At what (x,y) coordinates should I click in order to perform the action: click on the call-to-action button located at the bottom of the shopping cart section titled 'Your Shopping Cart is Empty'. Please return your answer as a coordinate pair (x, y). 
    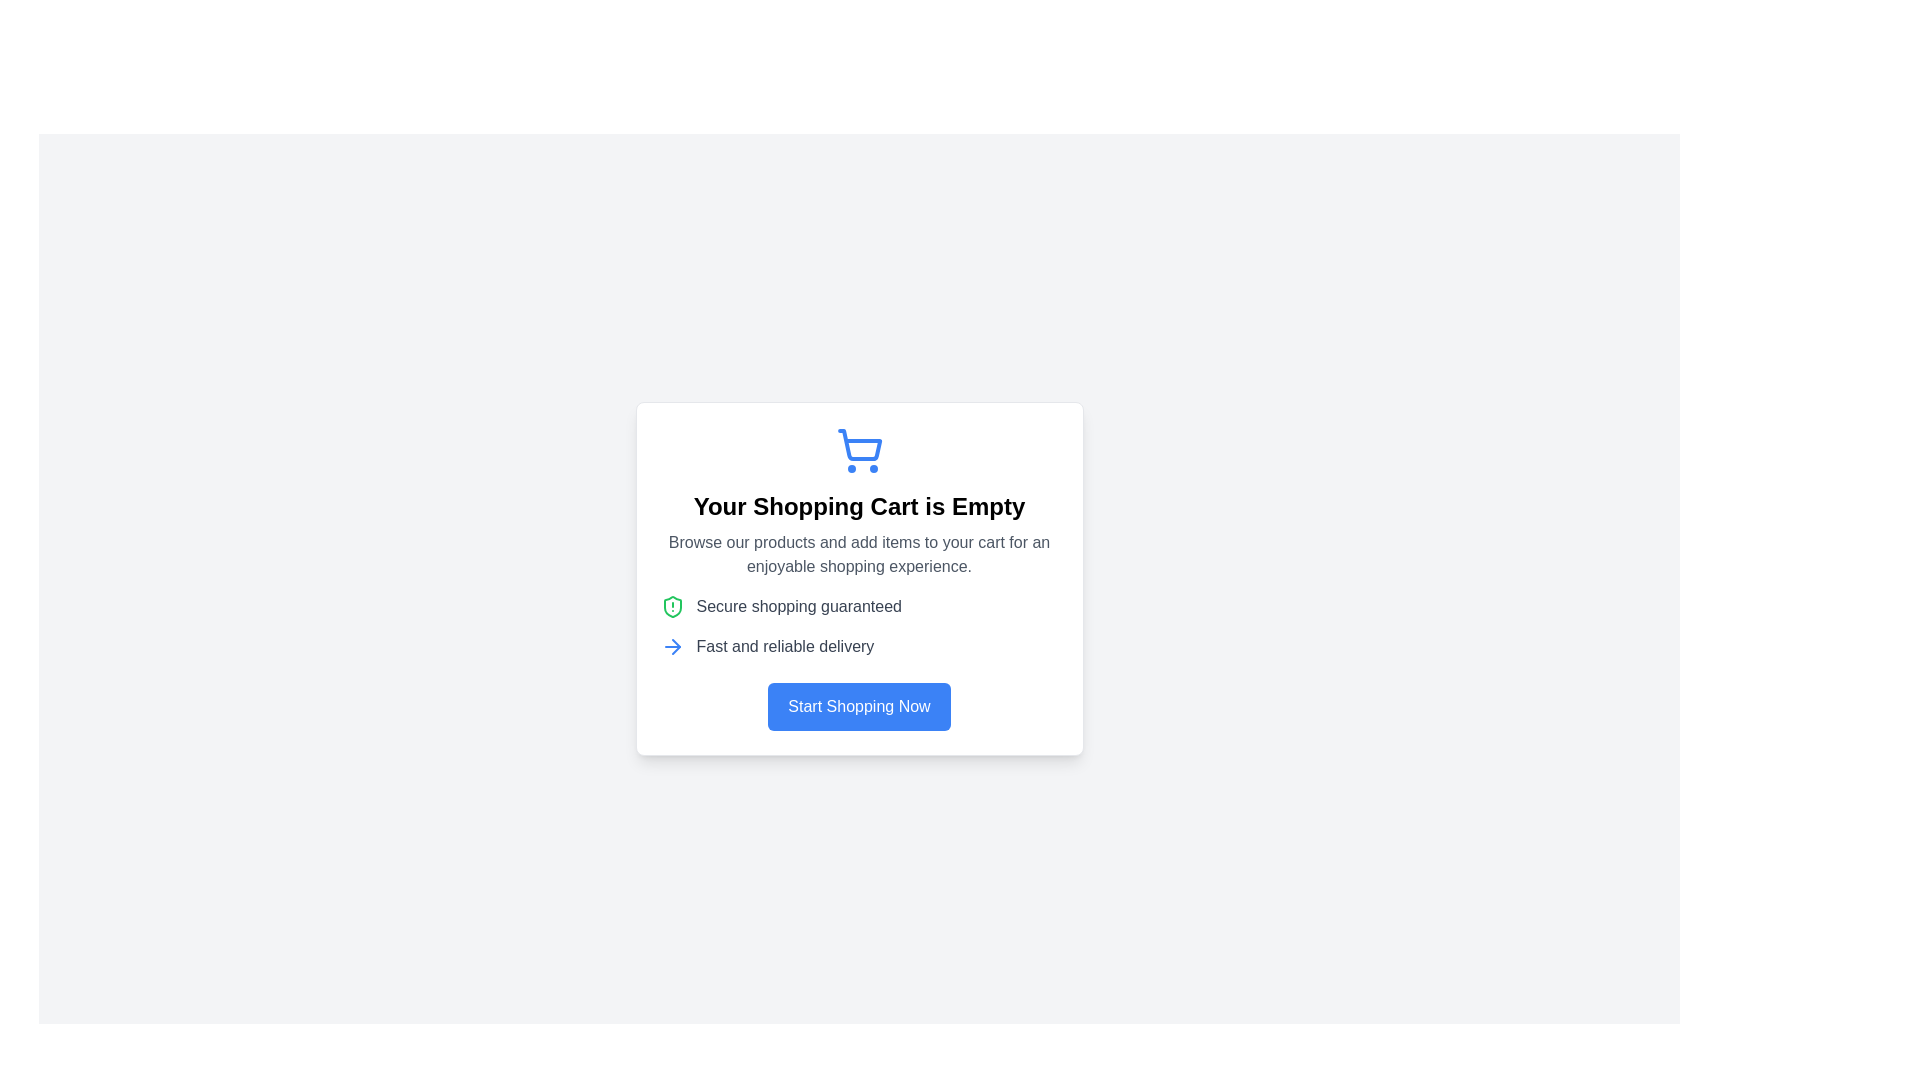
    Looking at the image, I should click on (859, 705).